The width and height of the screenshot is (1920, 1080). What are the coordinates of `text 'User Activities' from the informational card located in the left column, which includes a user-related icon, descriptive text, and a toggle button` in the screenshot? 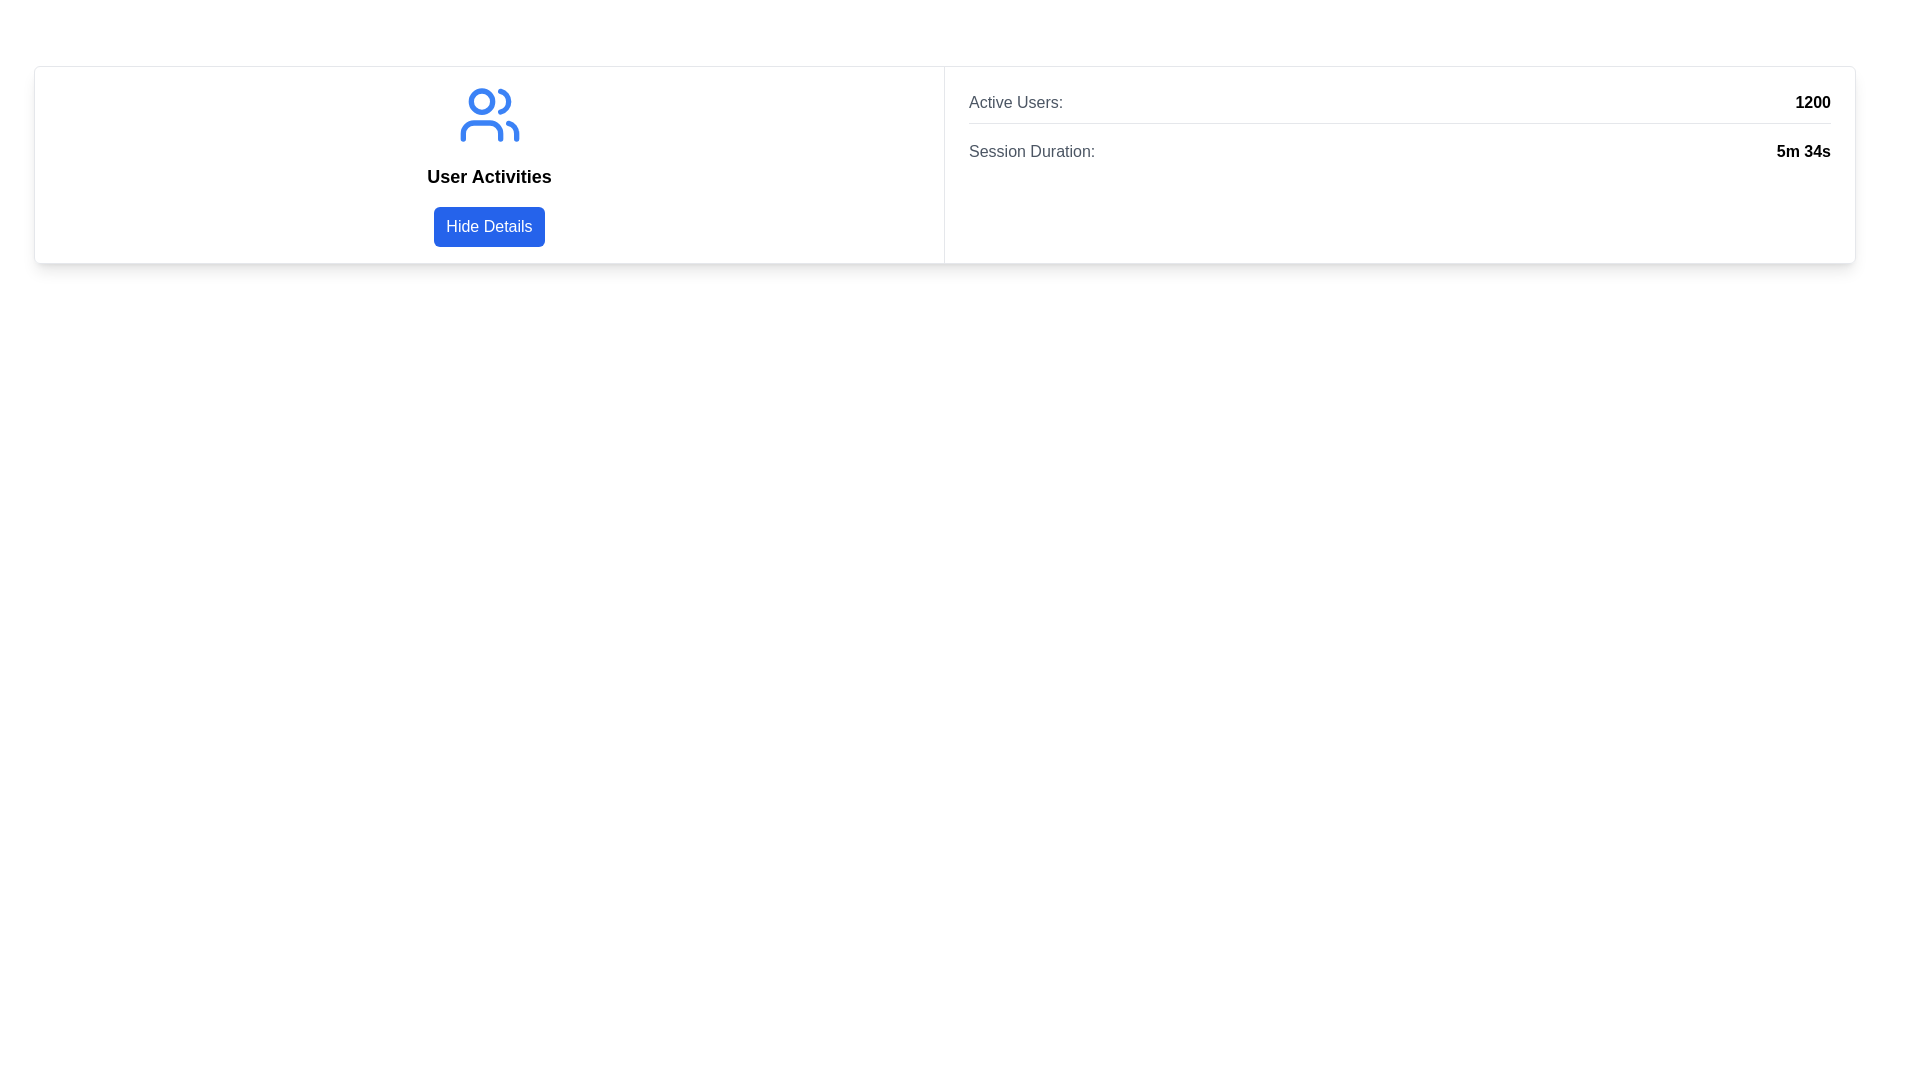 It's located at (489, 164).